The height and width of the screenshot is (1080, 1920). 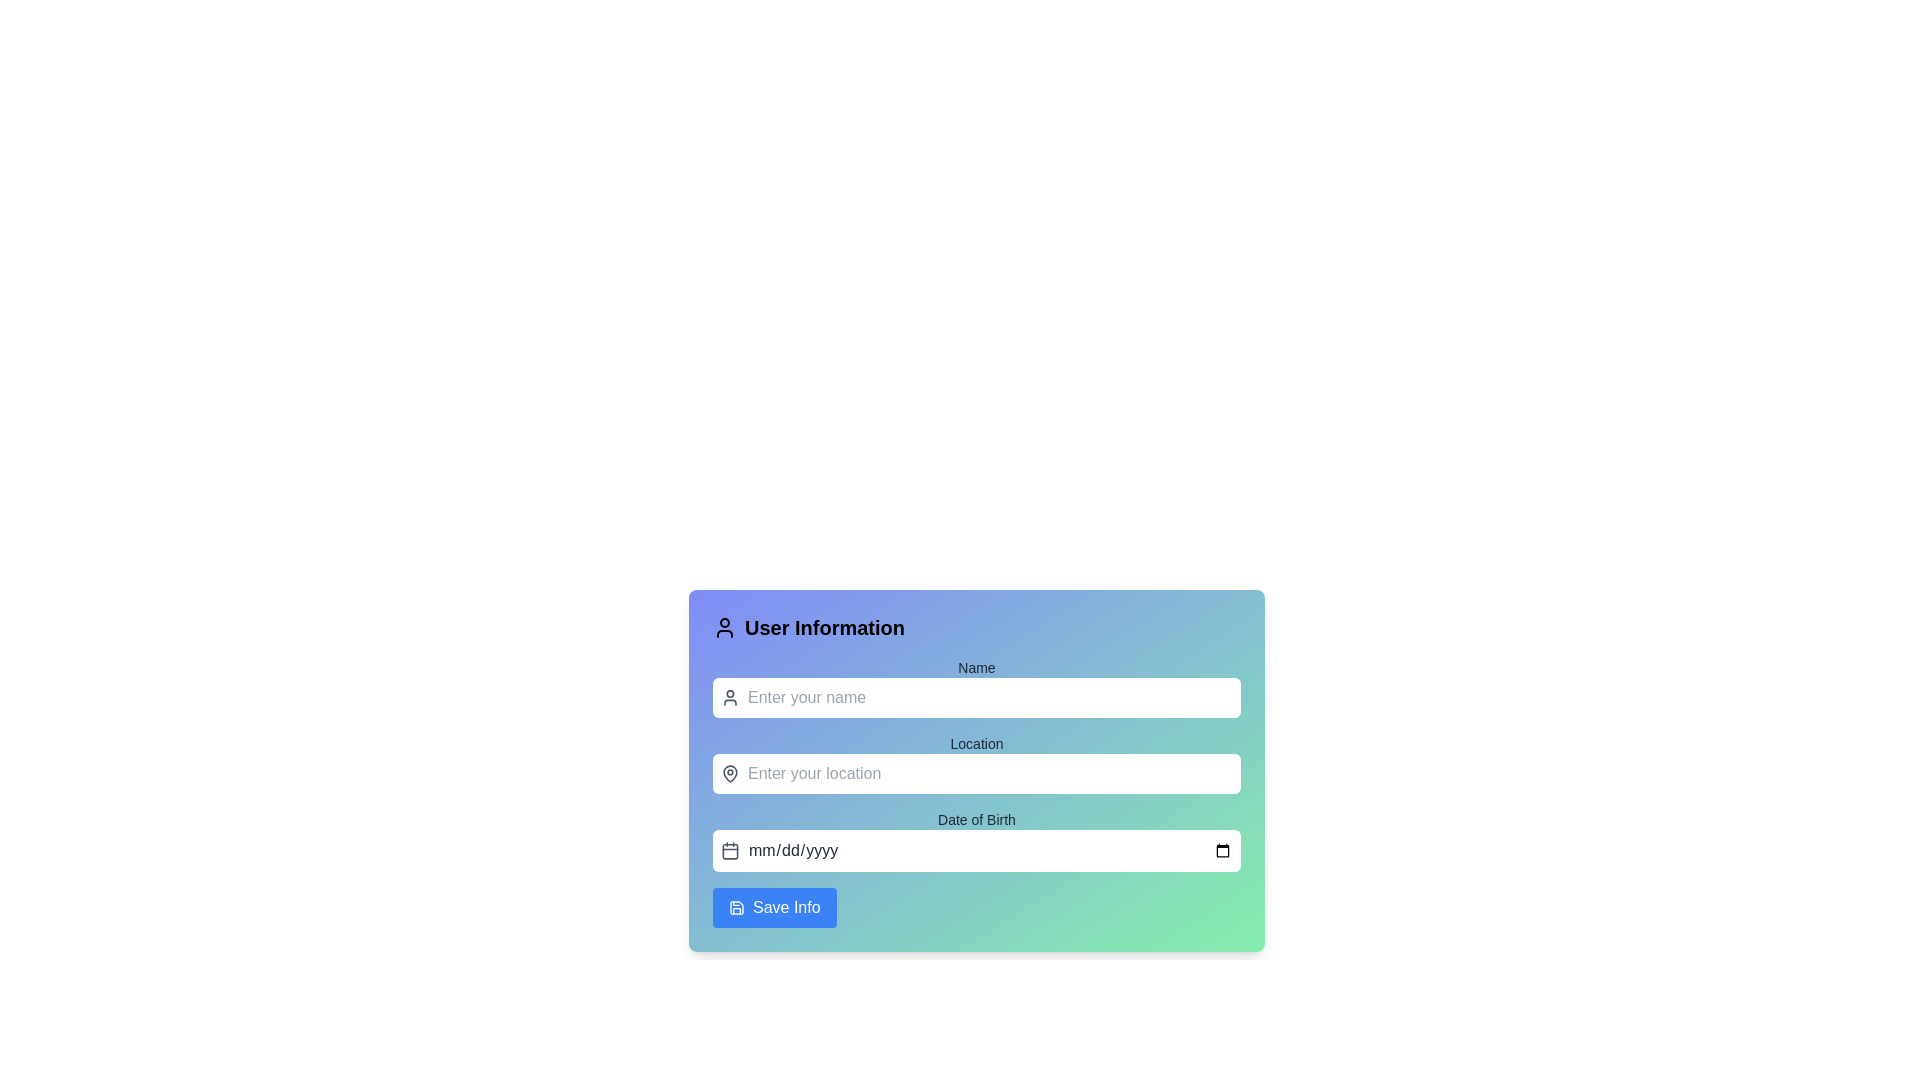 What do you see at coordinates (729, 773) in the screenshot?
I see `the lower part of the map pin icon located inside the 'Location' input field in the 'User Information' form to note its location representation` at bounding box center [729, 773].